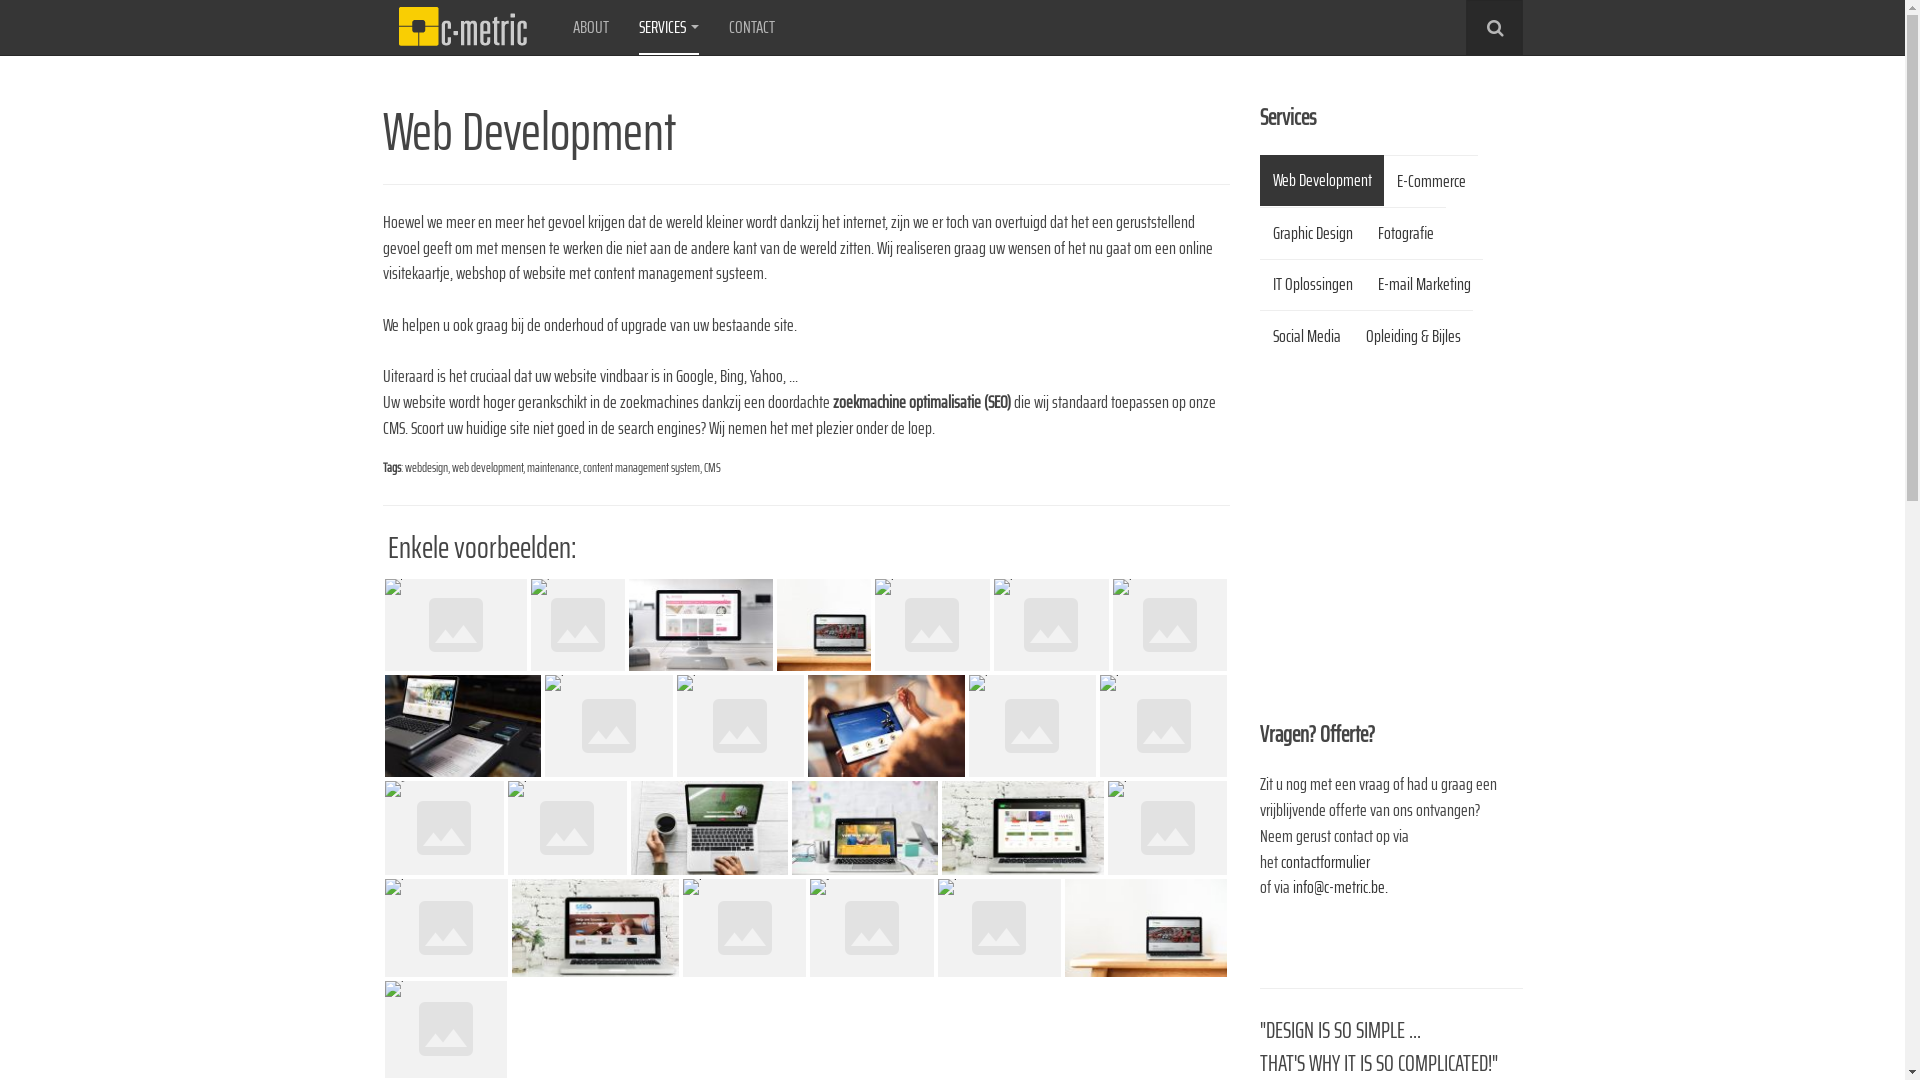 The image size is (1920, 1080). What do you see at coordinates (637, 27) in the screenshot?
I see `'SERVICES'` at bounding box center [637, 27].